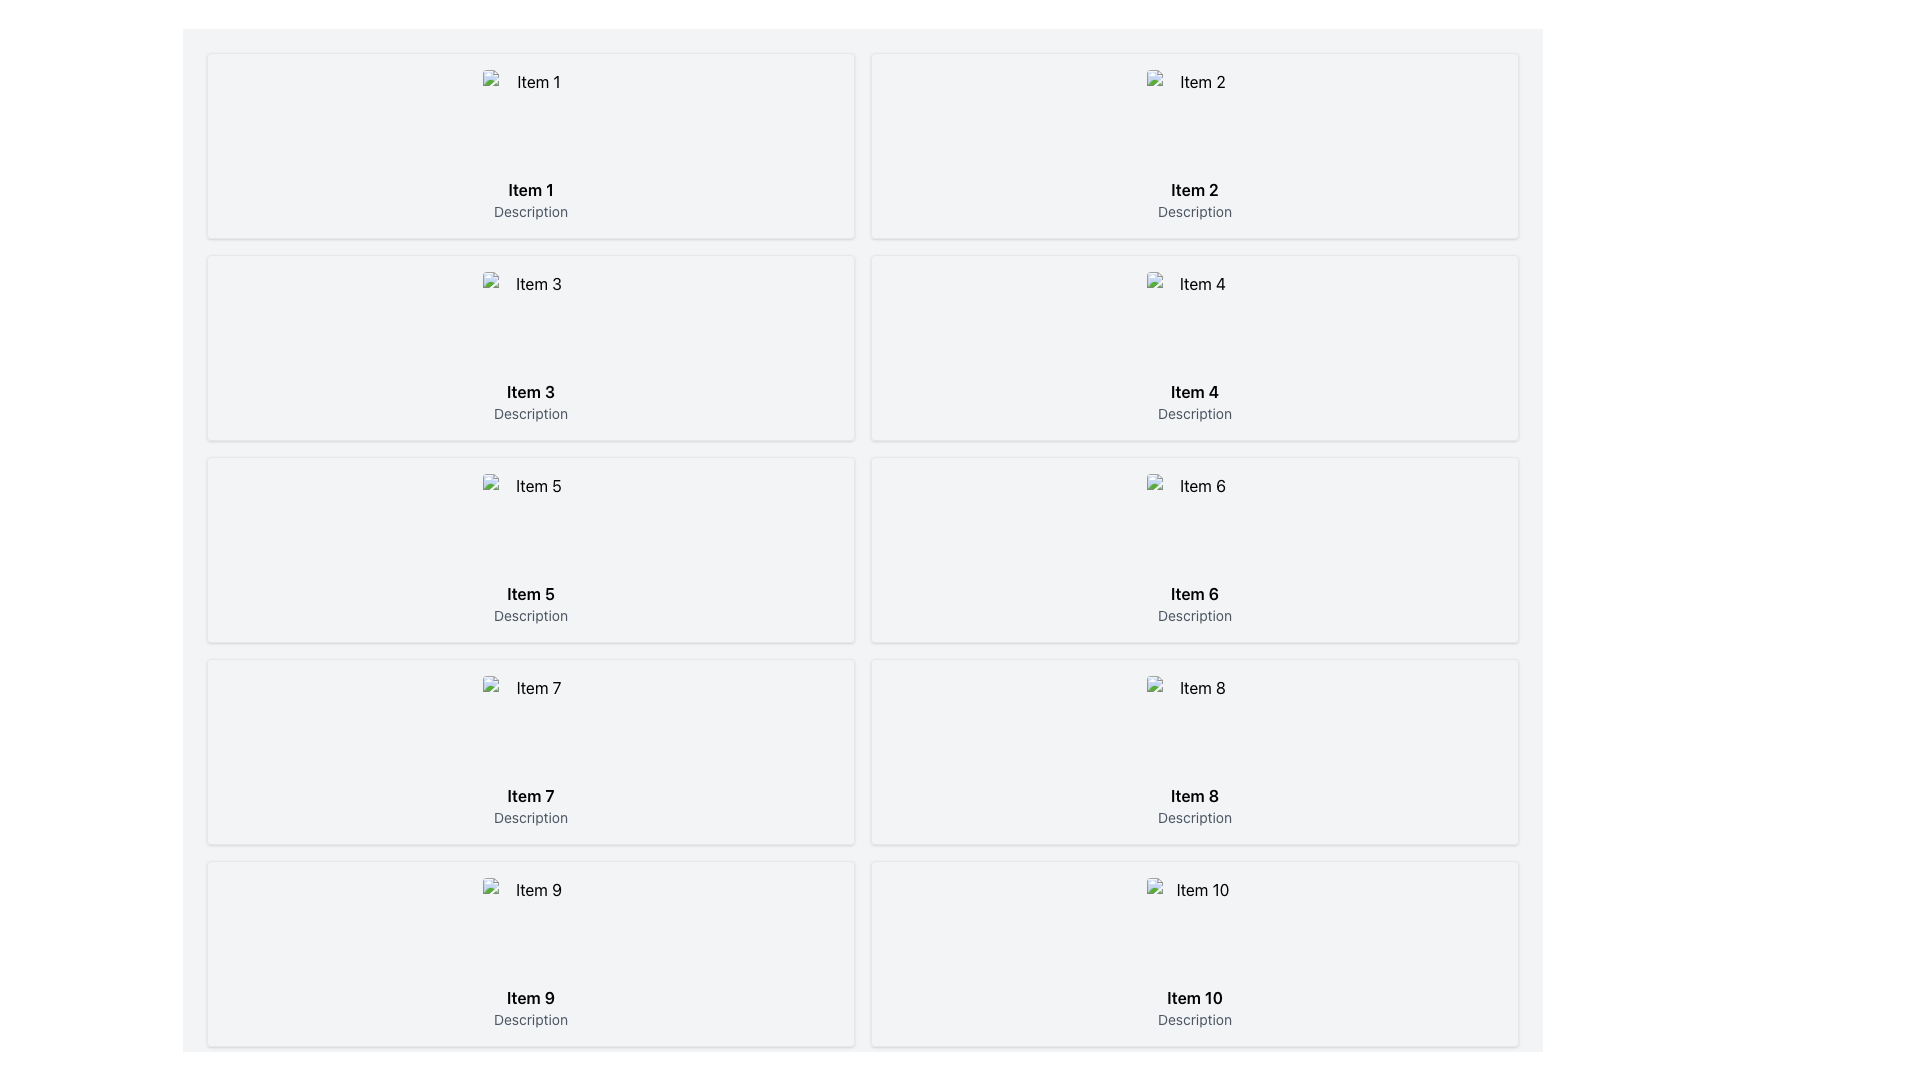 The image size is (1920, 1080). What do you see at coordinates (1195, 550) in the screenshot?
I see `the sixth card component in the grid layout, which displays an item with an image and textual details` at bounding box center [1195, 550].